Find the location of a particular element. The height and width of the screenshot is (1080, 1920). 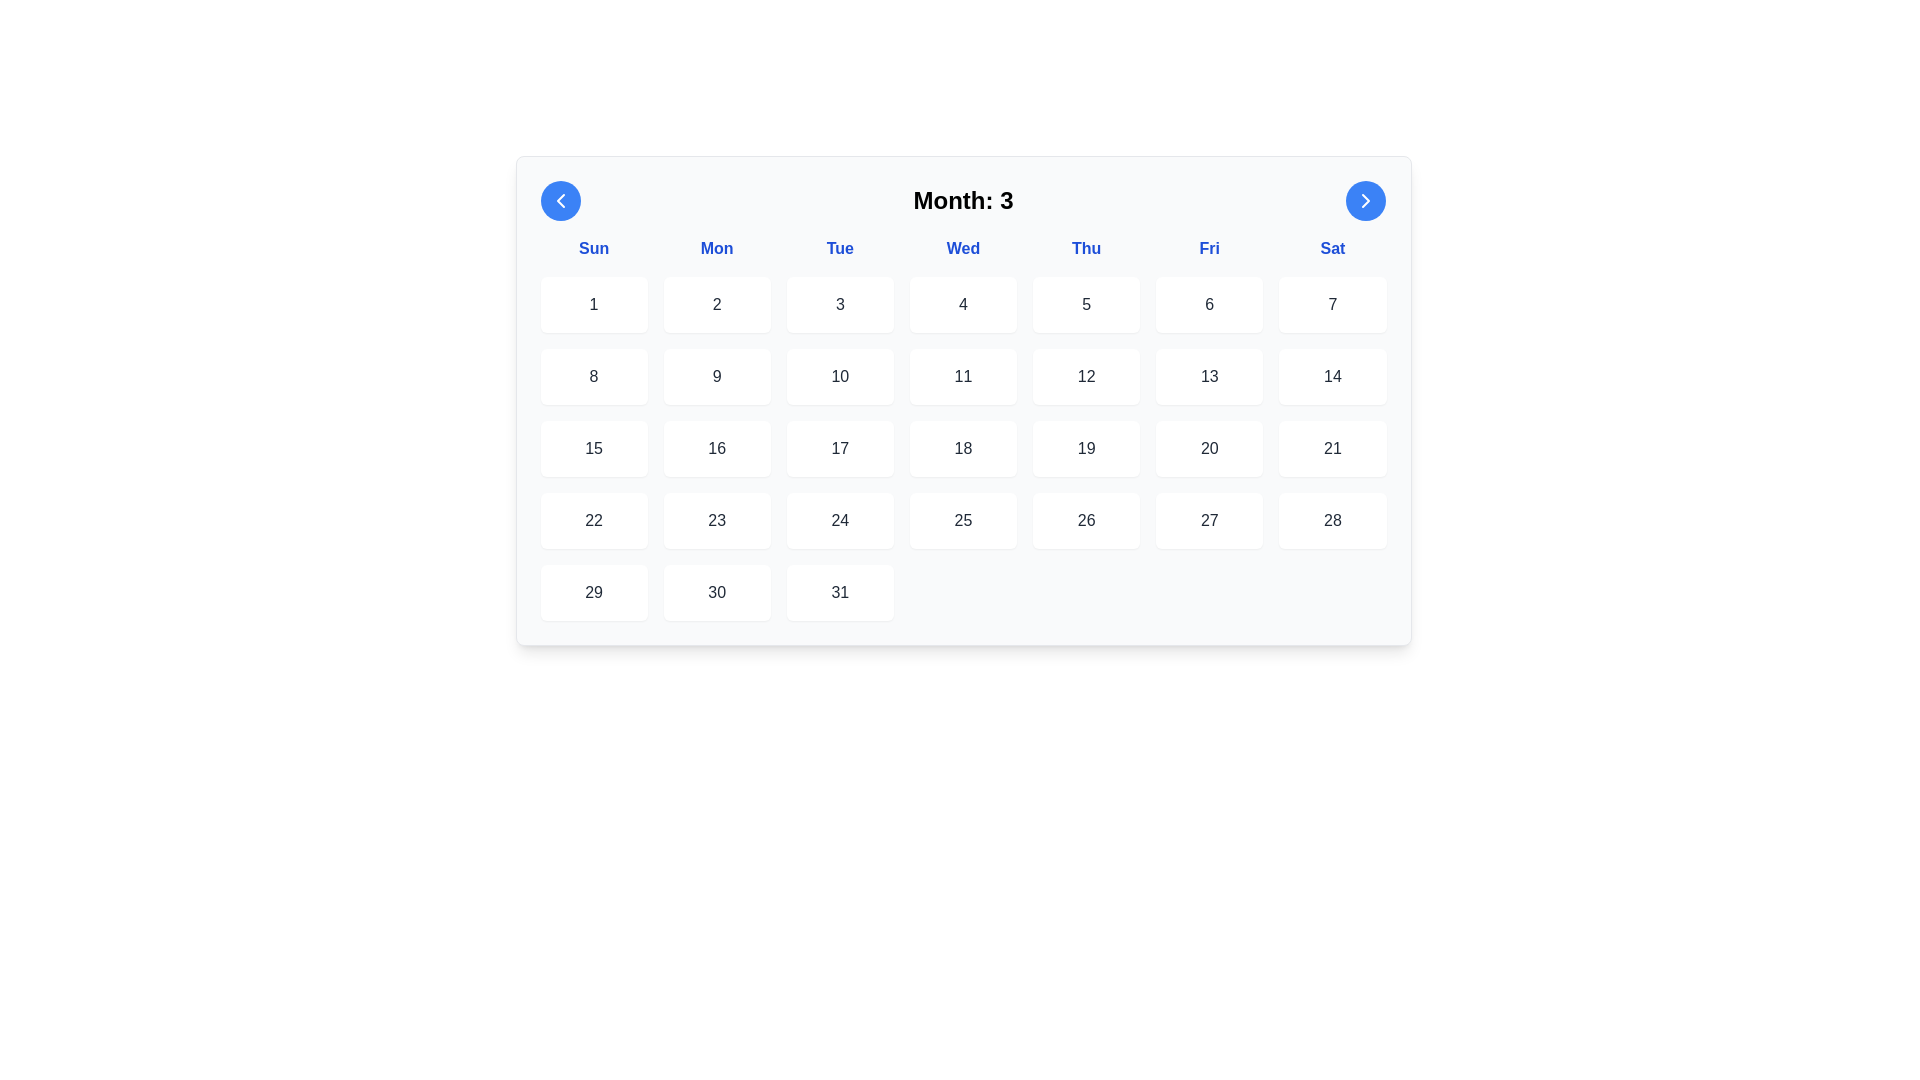

the Text Label indicating Tuesday in the calendar interface, which is the third label in a sequence of seven weekday labels is located at coordinates (840, 248).